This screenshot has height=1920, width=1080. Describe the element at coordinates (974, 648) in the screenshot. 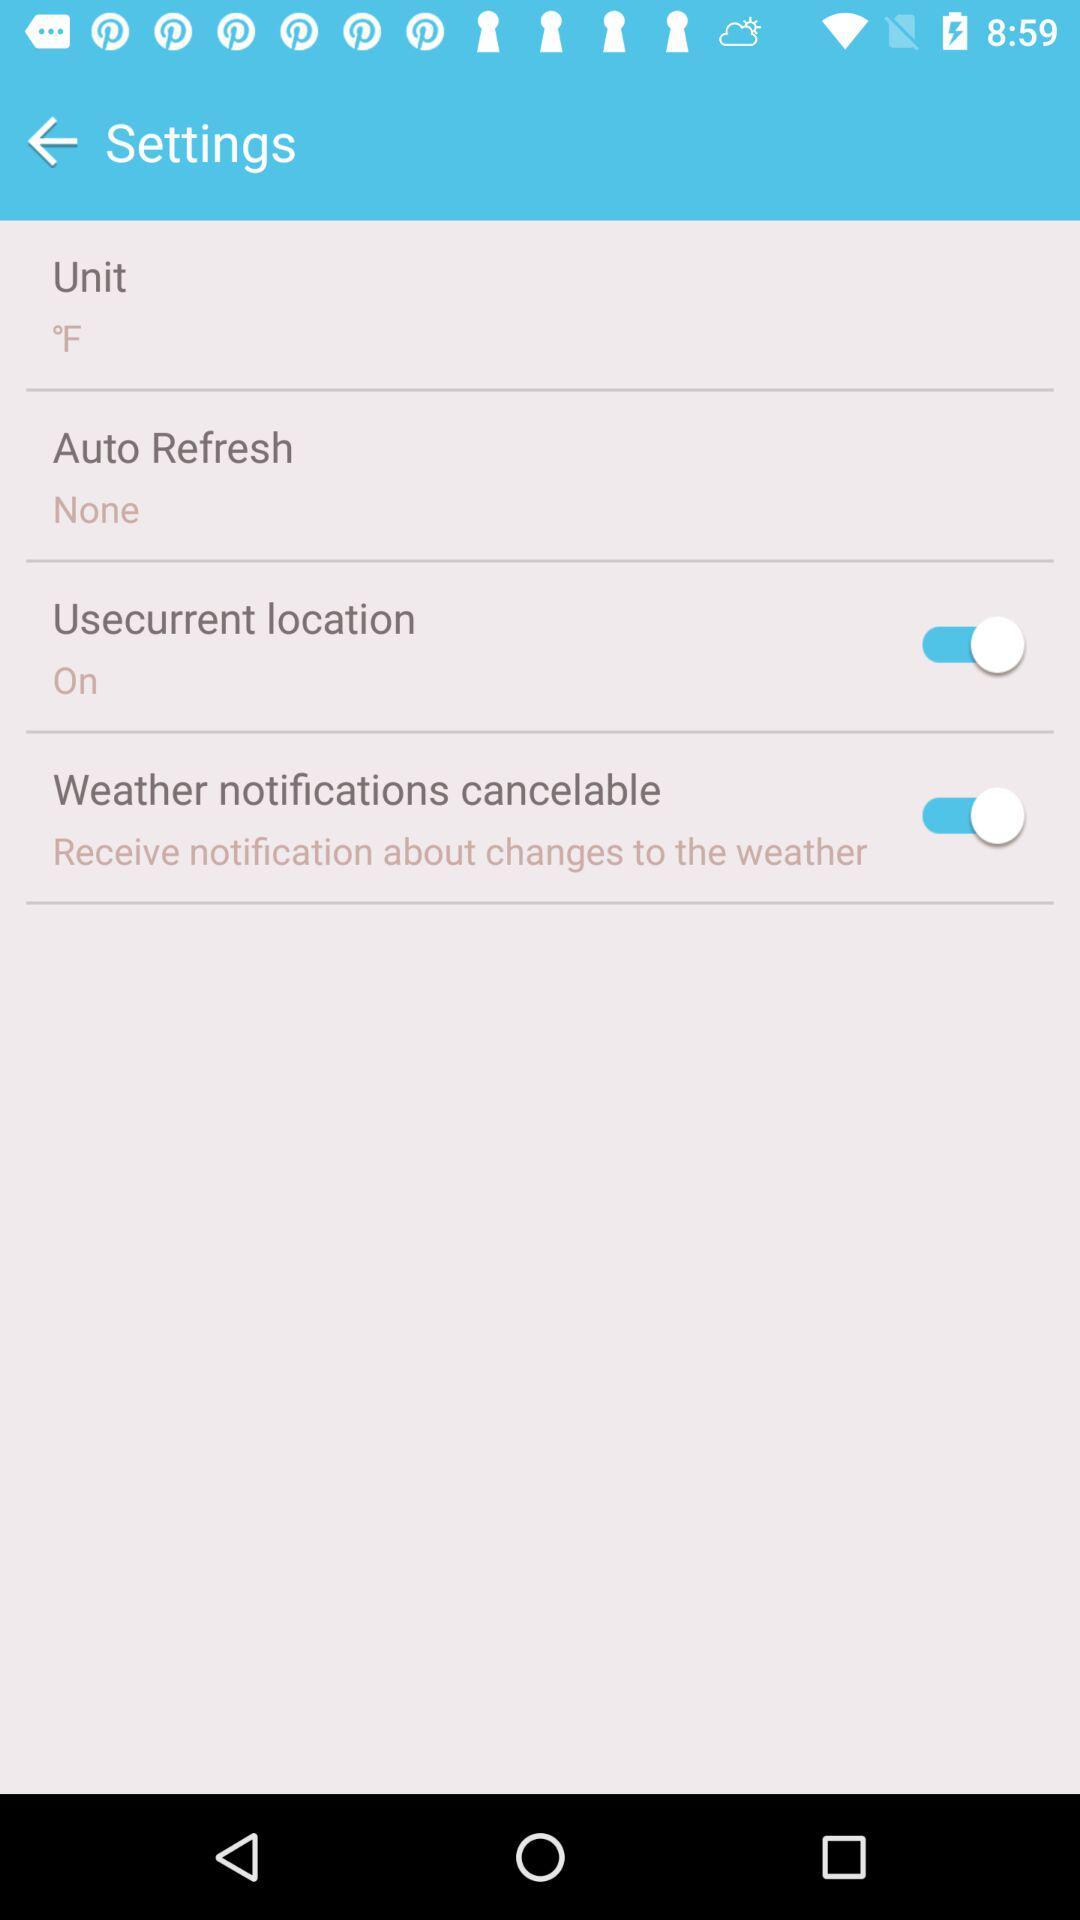

I see `switch element on/off` at that location.